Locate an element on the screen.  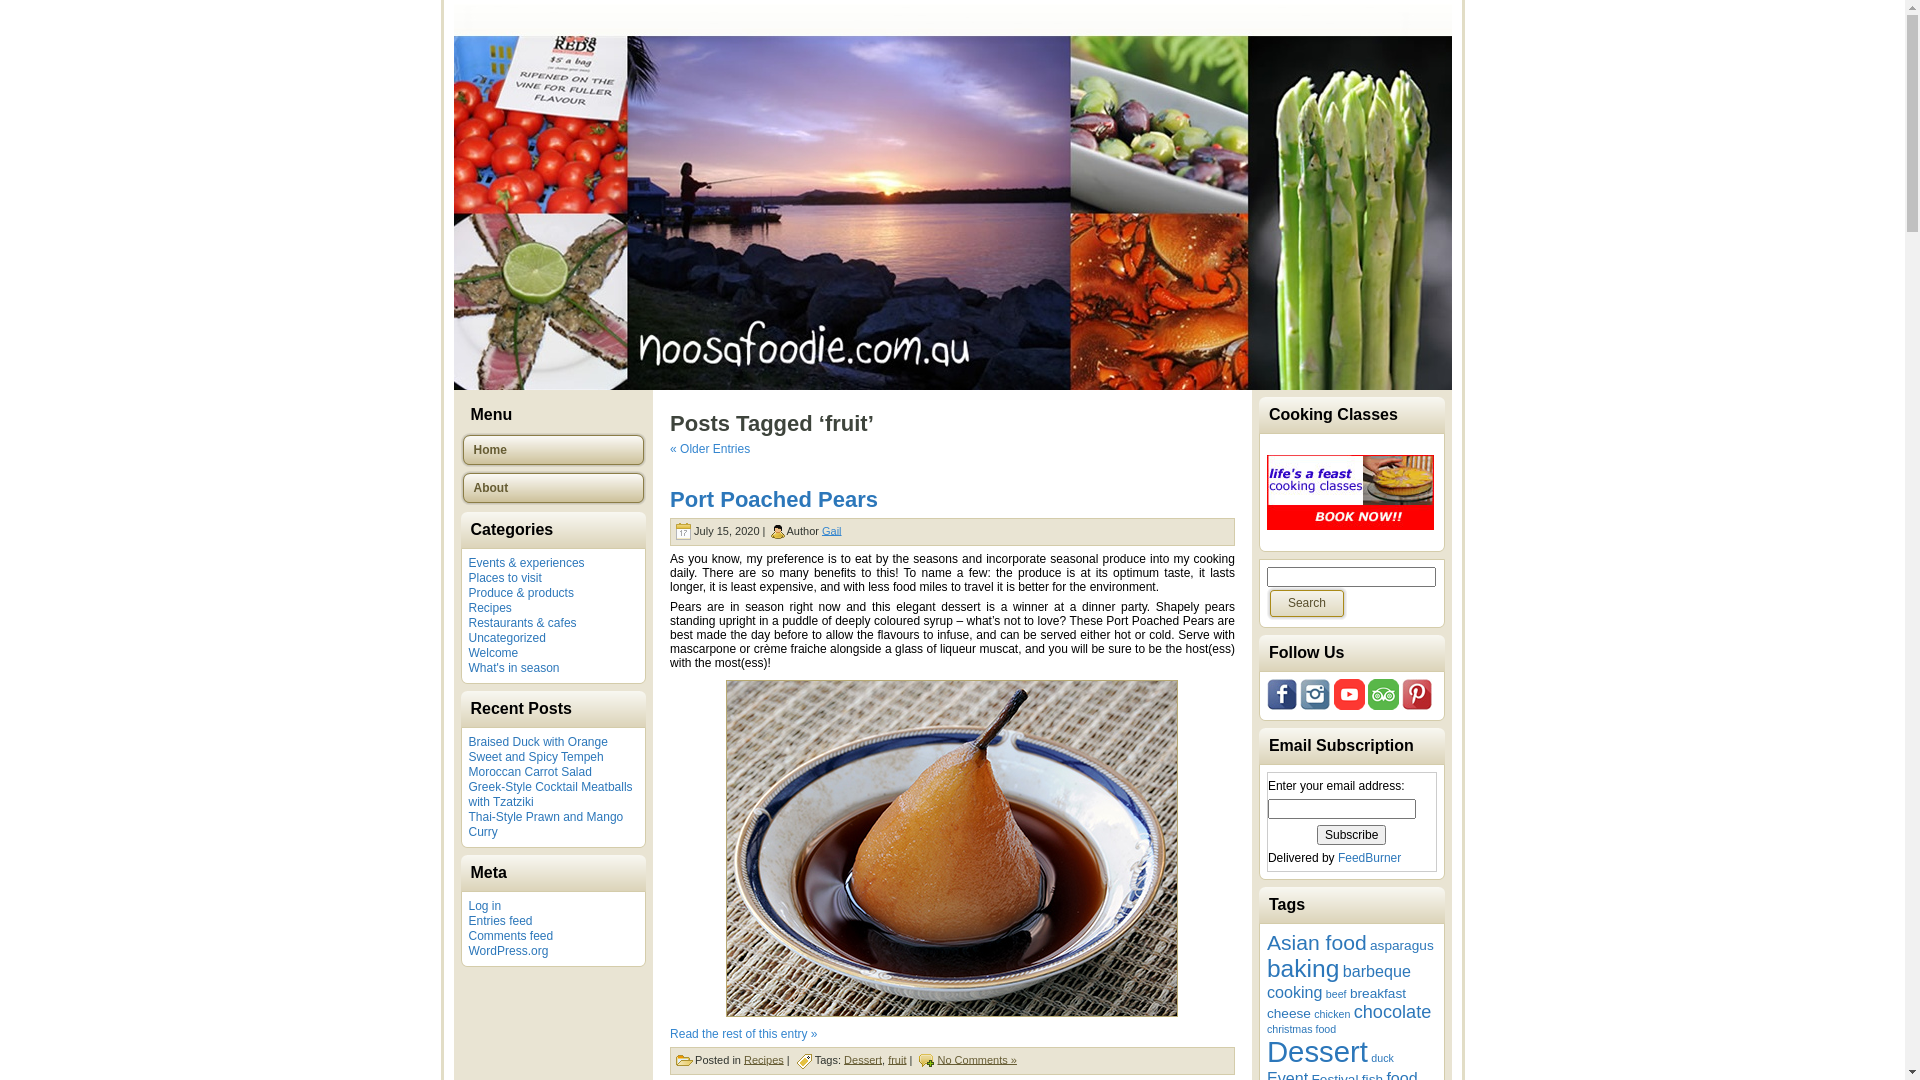
'Search' is located at coordinates (1266, 602).